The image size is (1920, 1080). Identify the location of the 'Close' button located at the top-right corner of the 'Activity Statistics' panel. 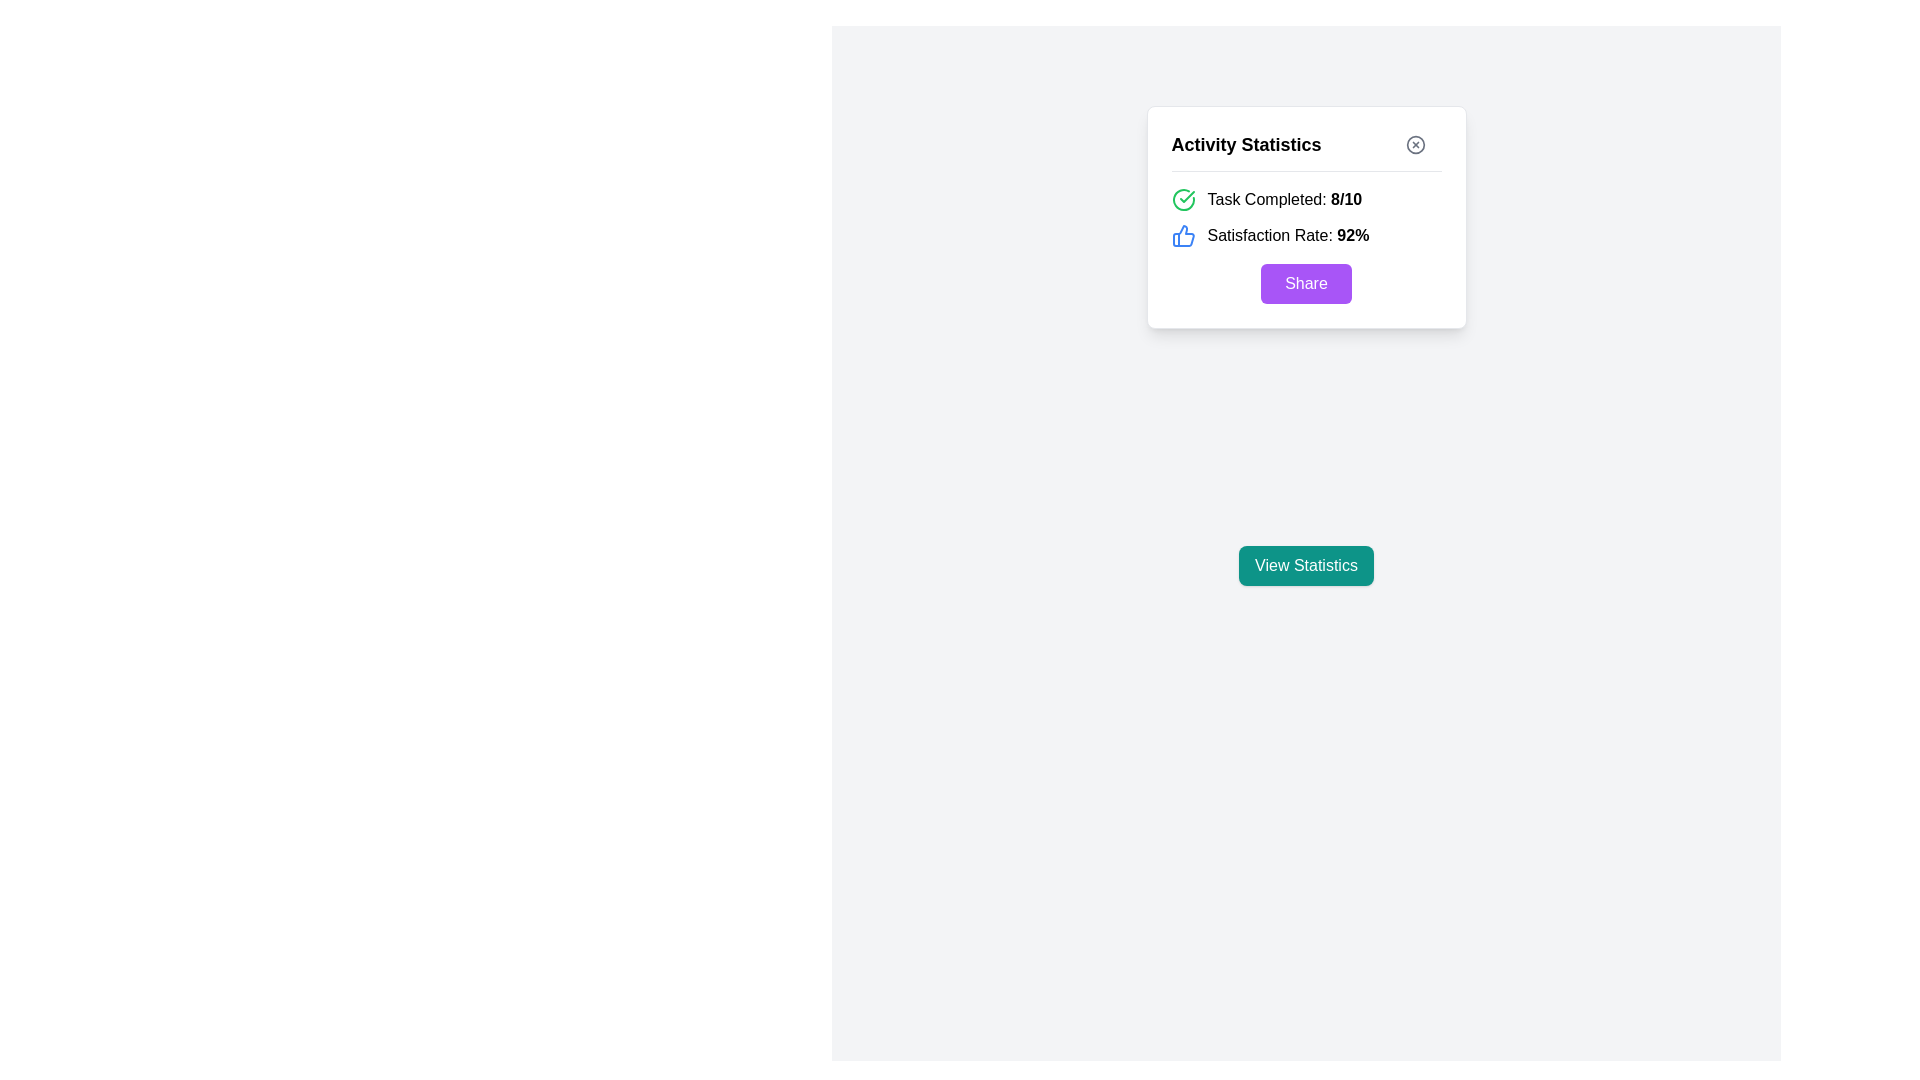
(1420, 144).